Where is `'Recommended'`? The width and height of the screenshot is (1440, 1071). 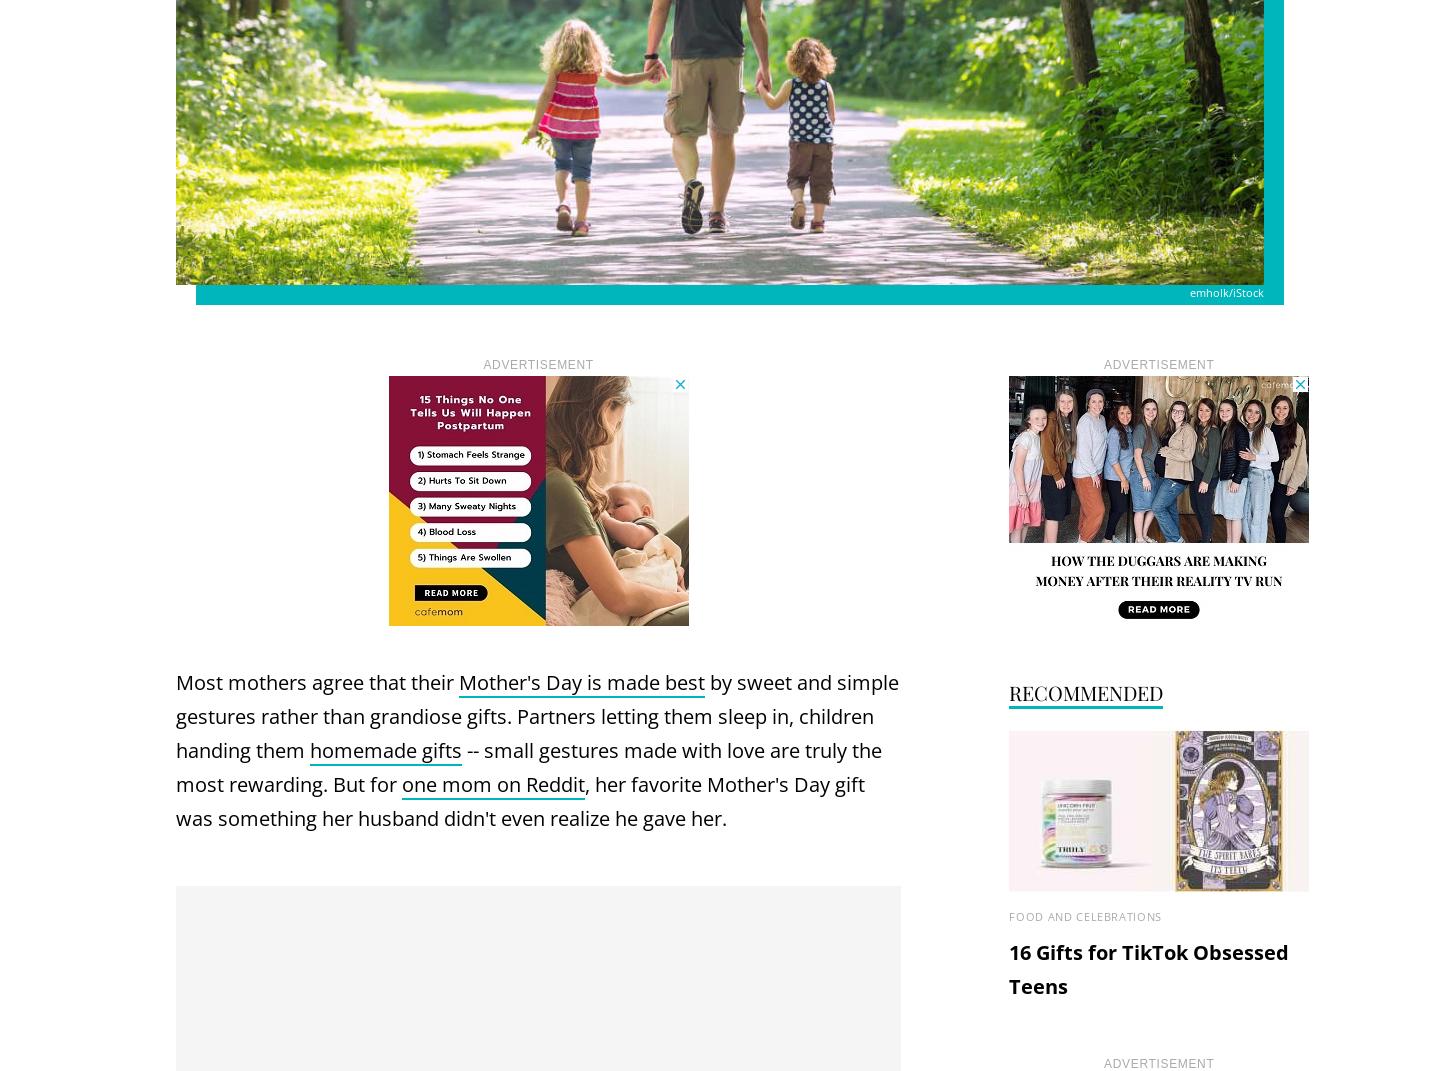
'Recommended' is located at coordinates (1085, 691).